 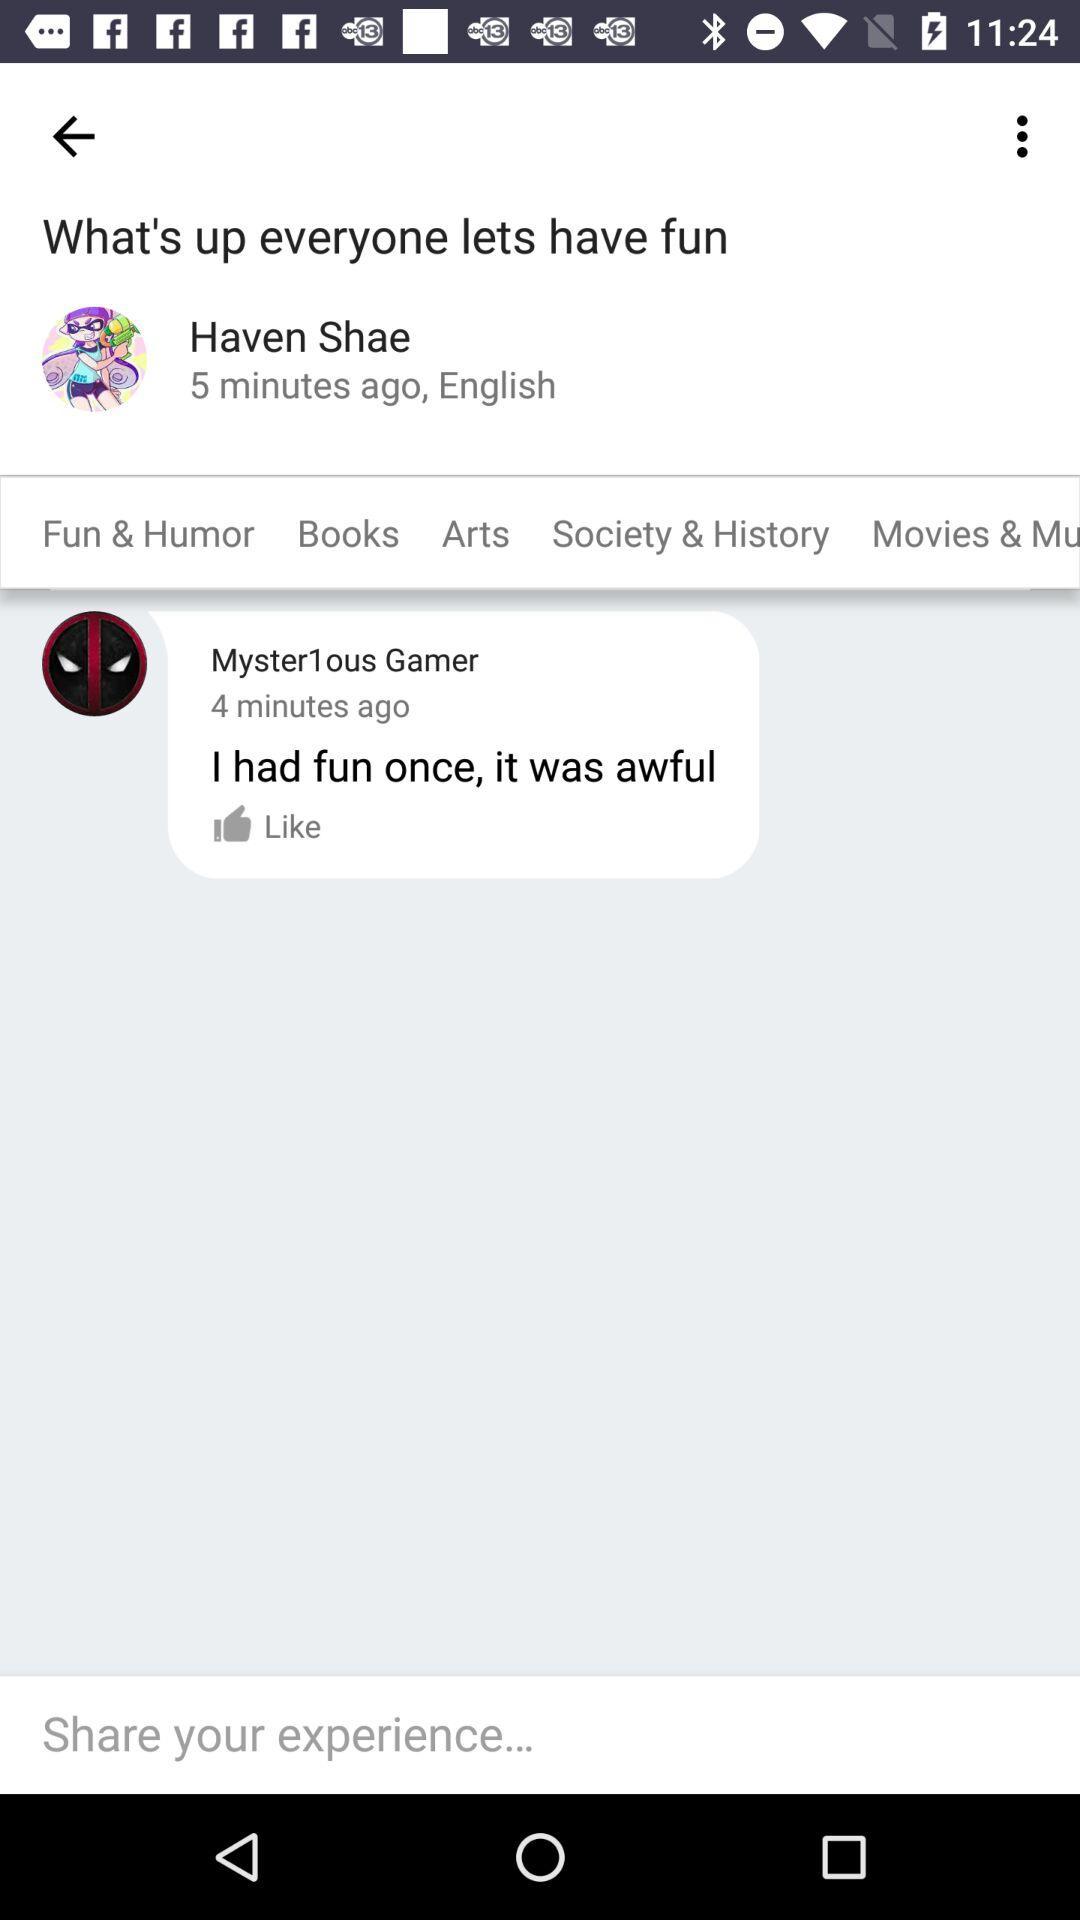 I want to click on item below the 4 minutes ago icon, so click(x=265, y=825).